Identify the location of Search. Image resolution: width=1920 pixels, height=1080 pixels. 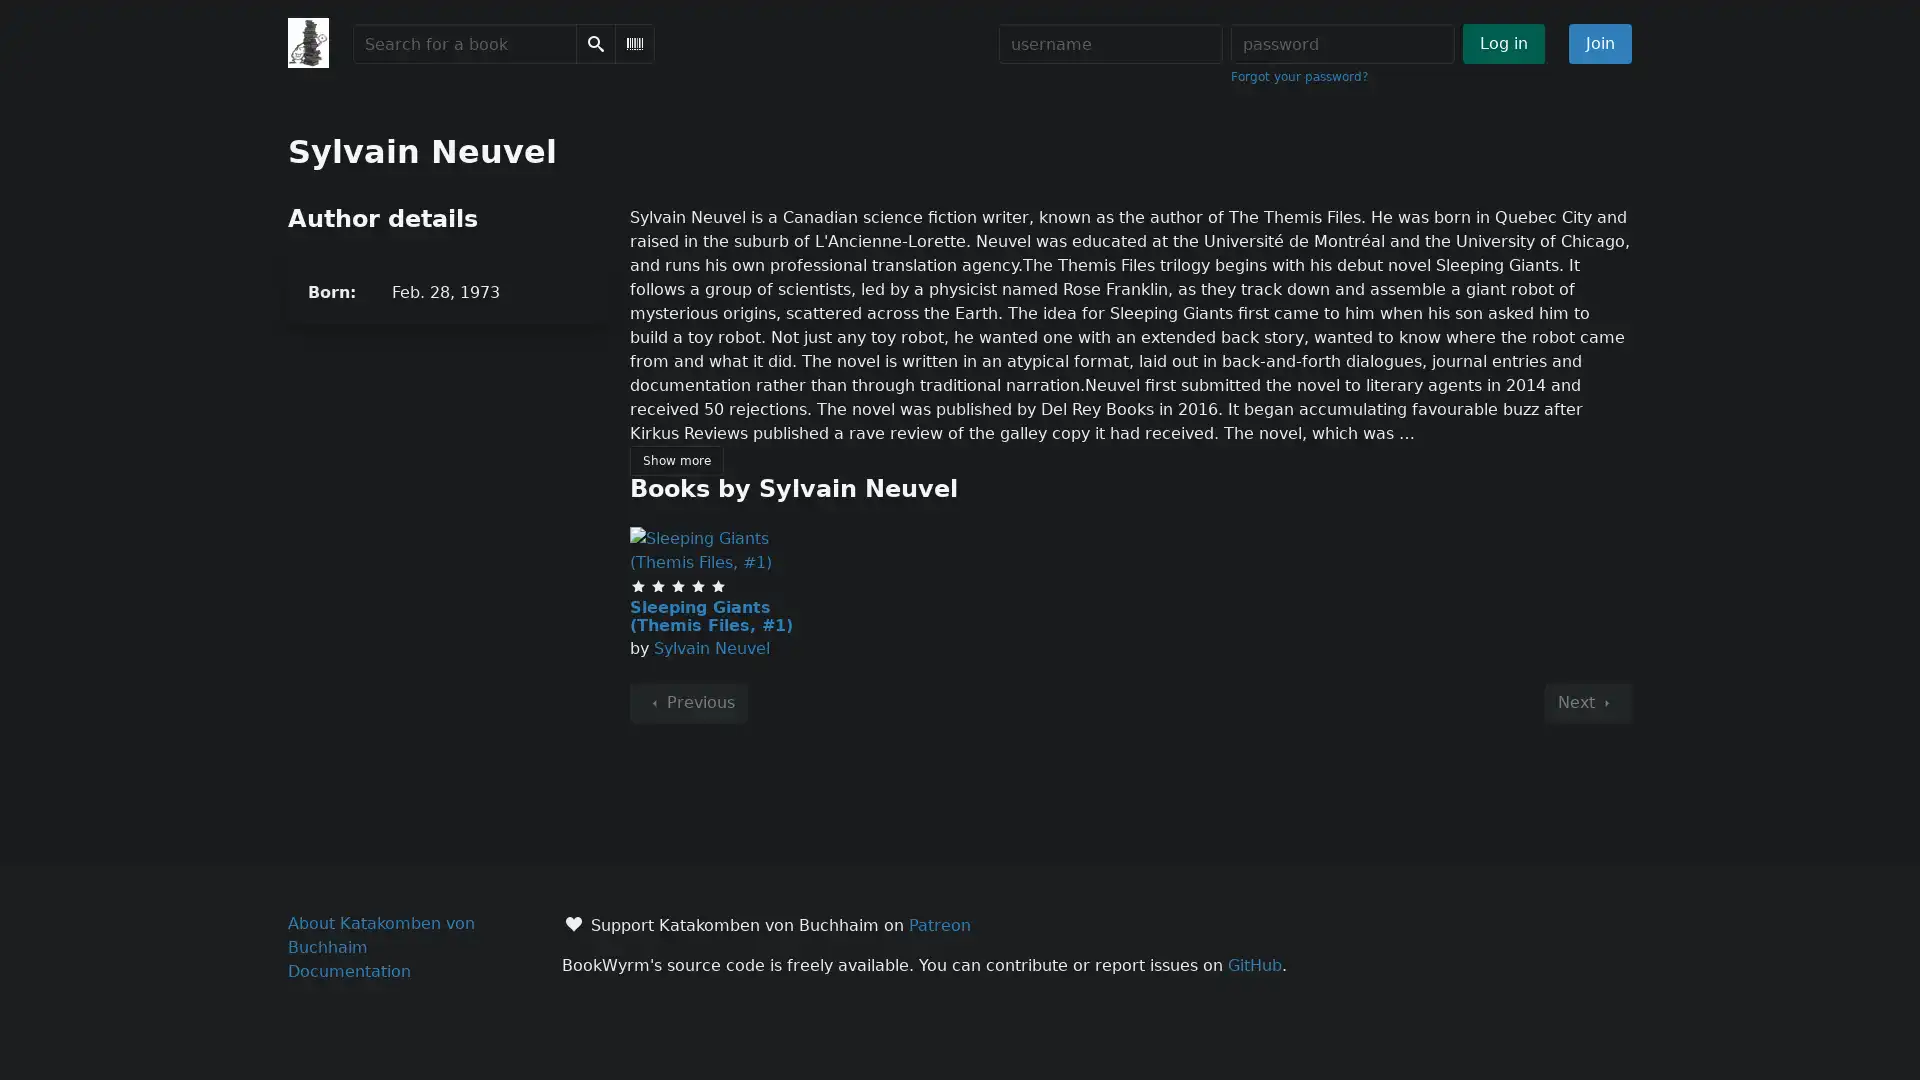
(594, 43).